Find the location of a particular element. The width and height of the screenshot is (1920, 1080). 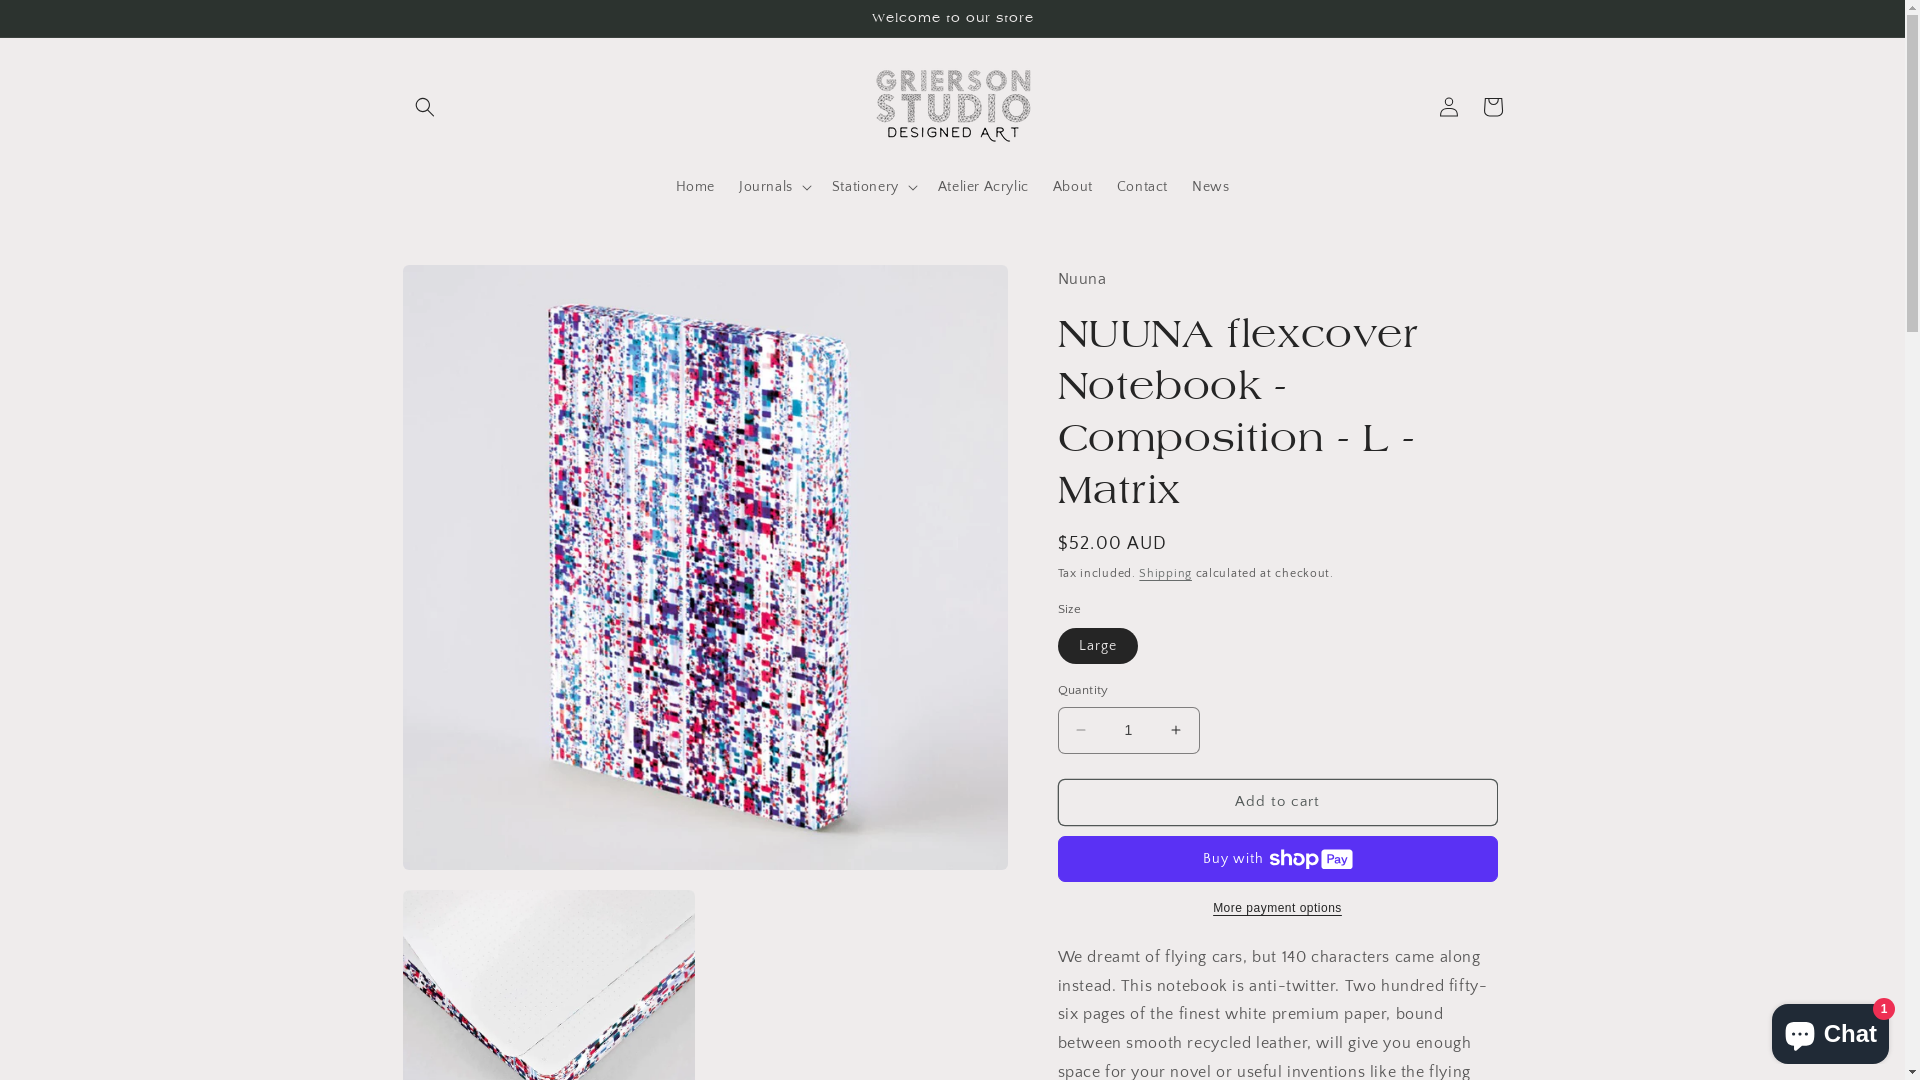

'Contact' is located at coordinates (1142, 186).